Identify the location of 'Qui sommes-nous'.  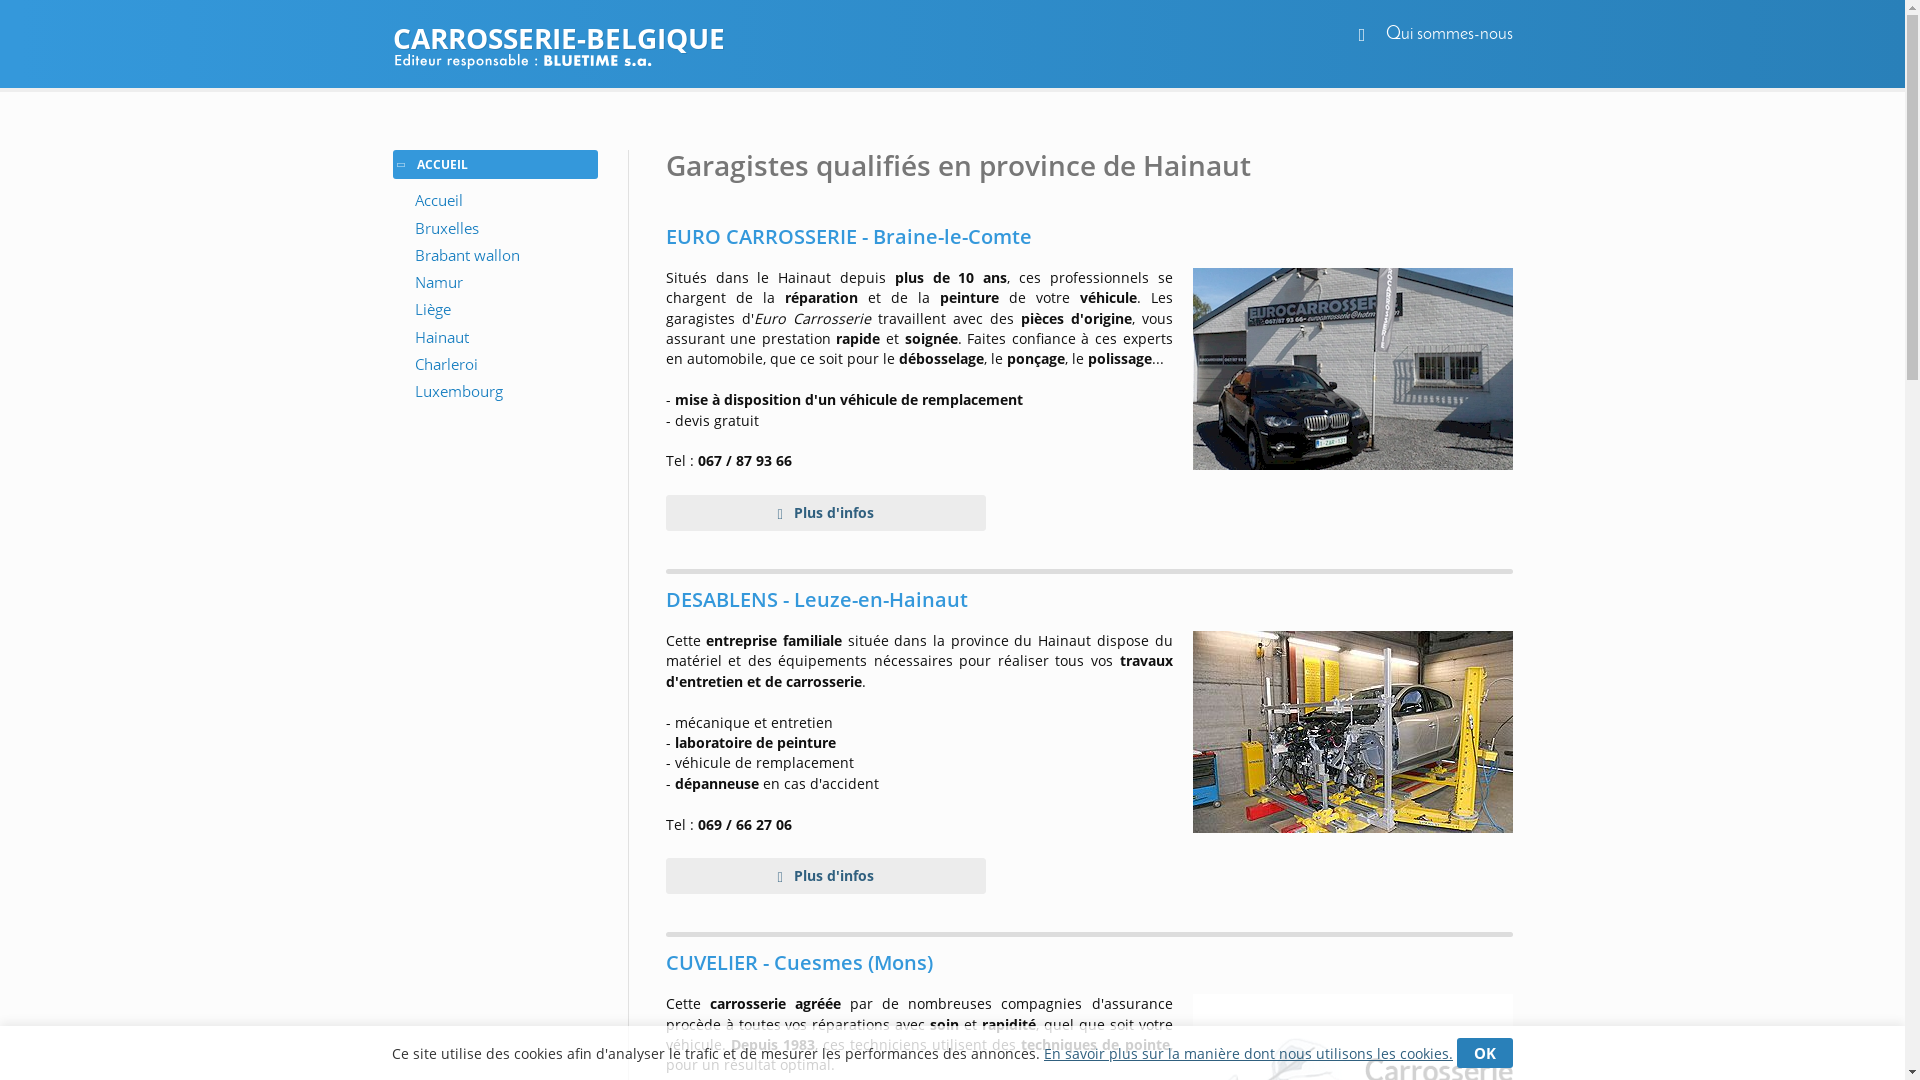
(1385, 34).